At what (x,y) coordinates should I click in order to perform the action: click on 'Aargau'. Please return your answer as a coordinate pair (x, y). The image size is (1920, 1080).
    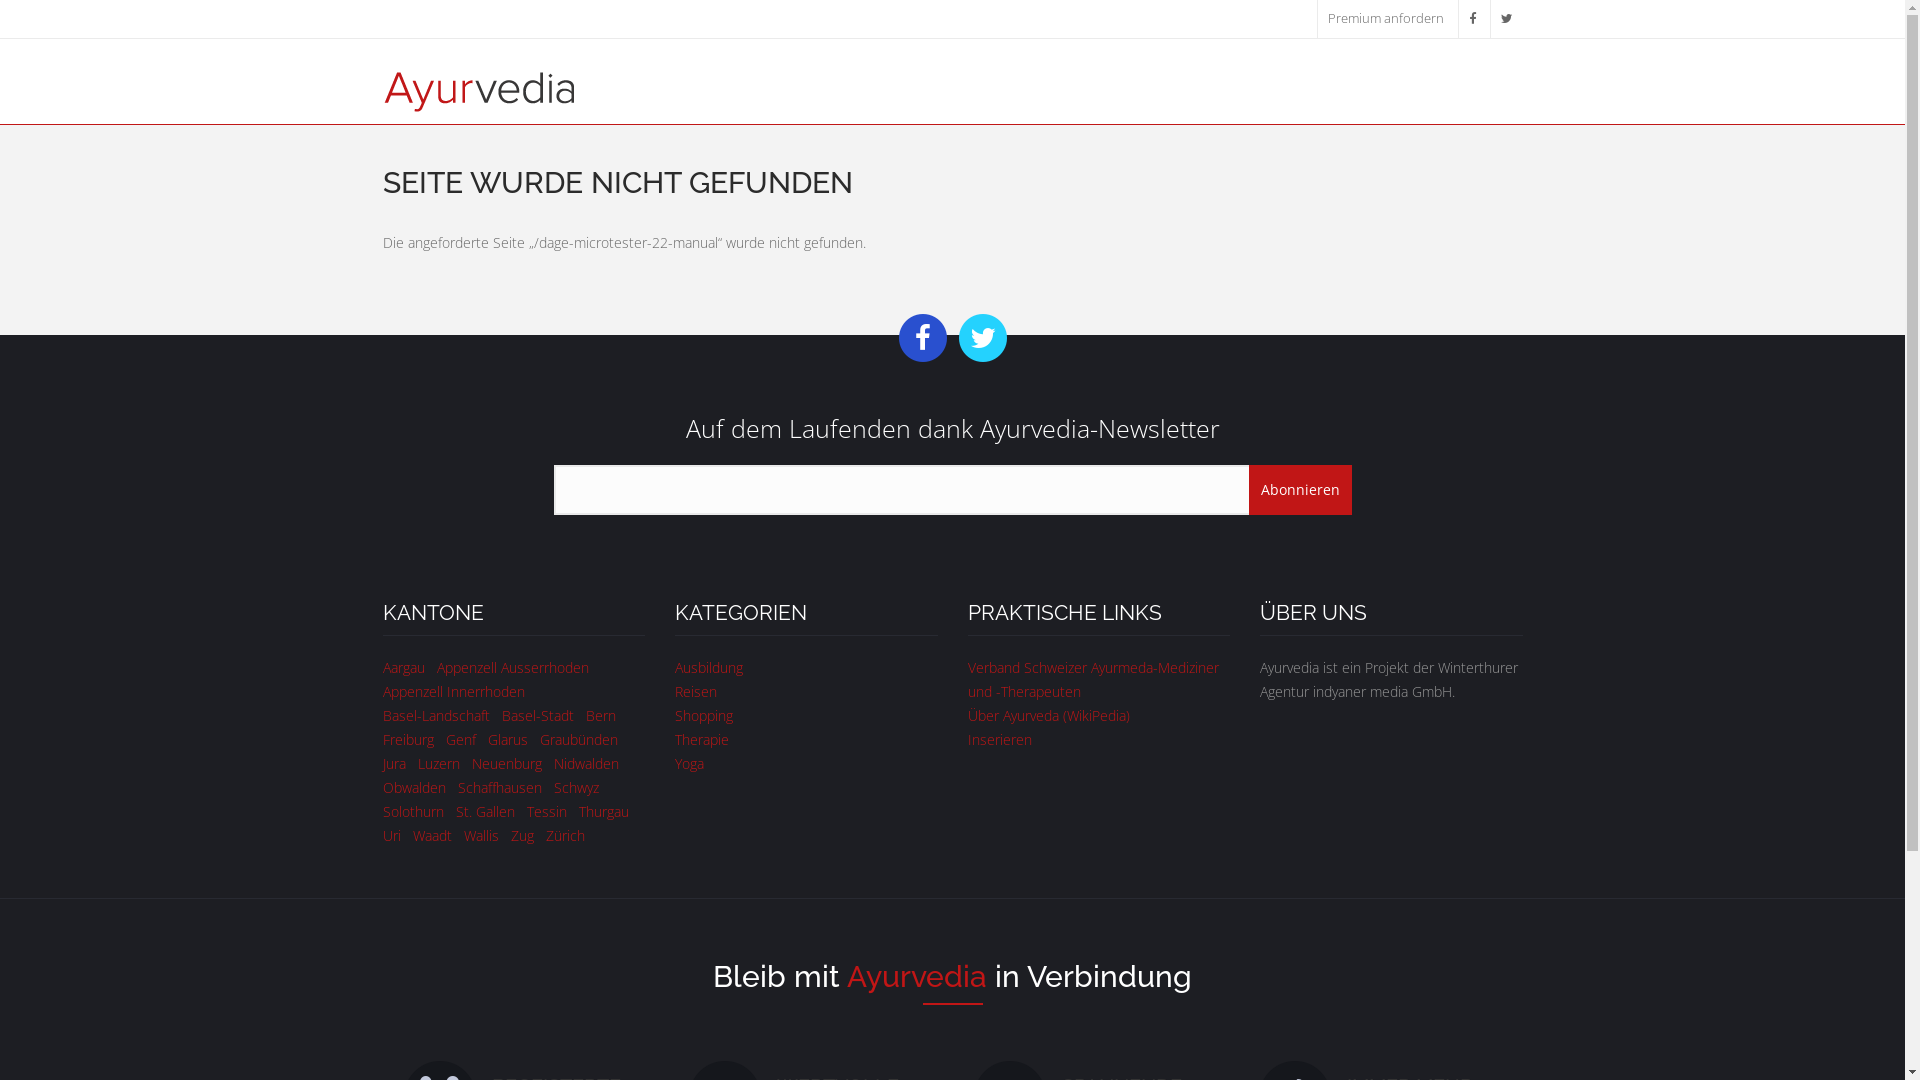
    Looking at the image, I should click on (402, 667).